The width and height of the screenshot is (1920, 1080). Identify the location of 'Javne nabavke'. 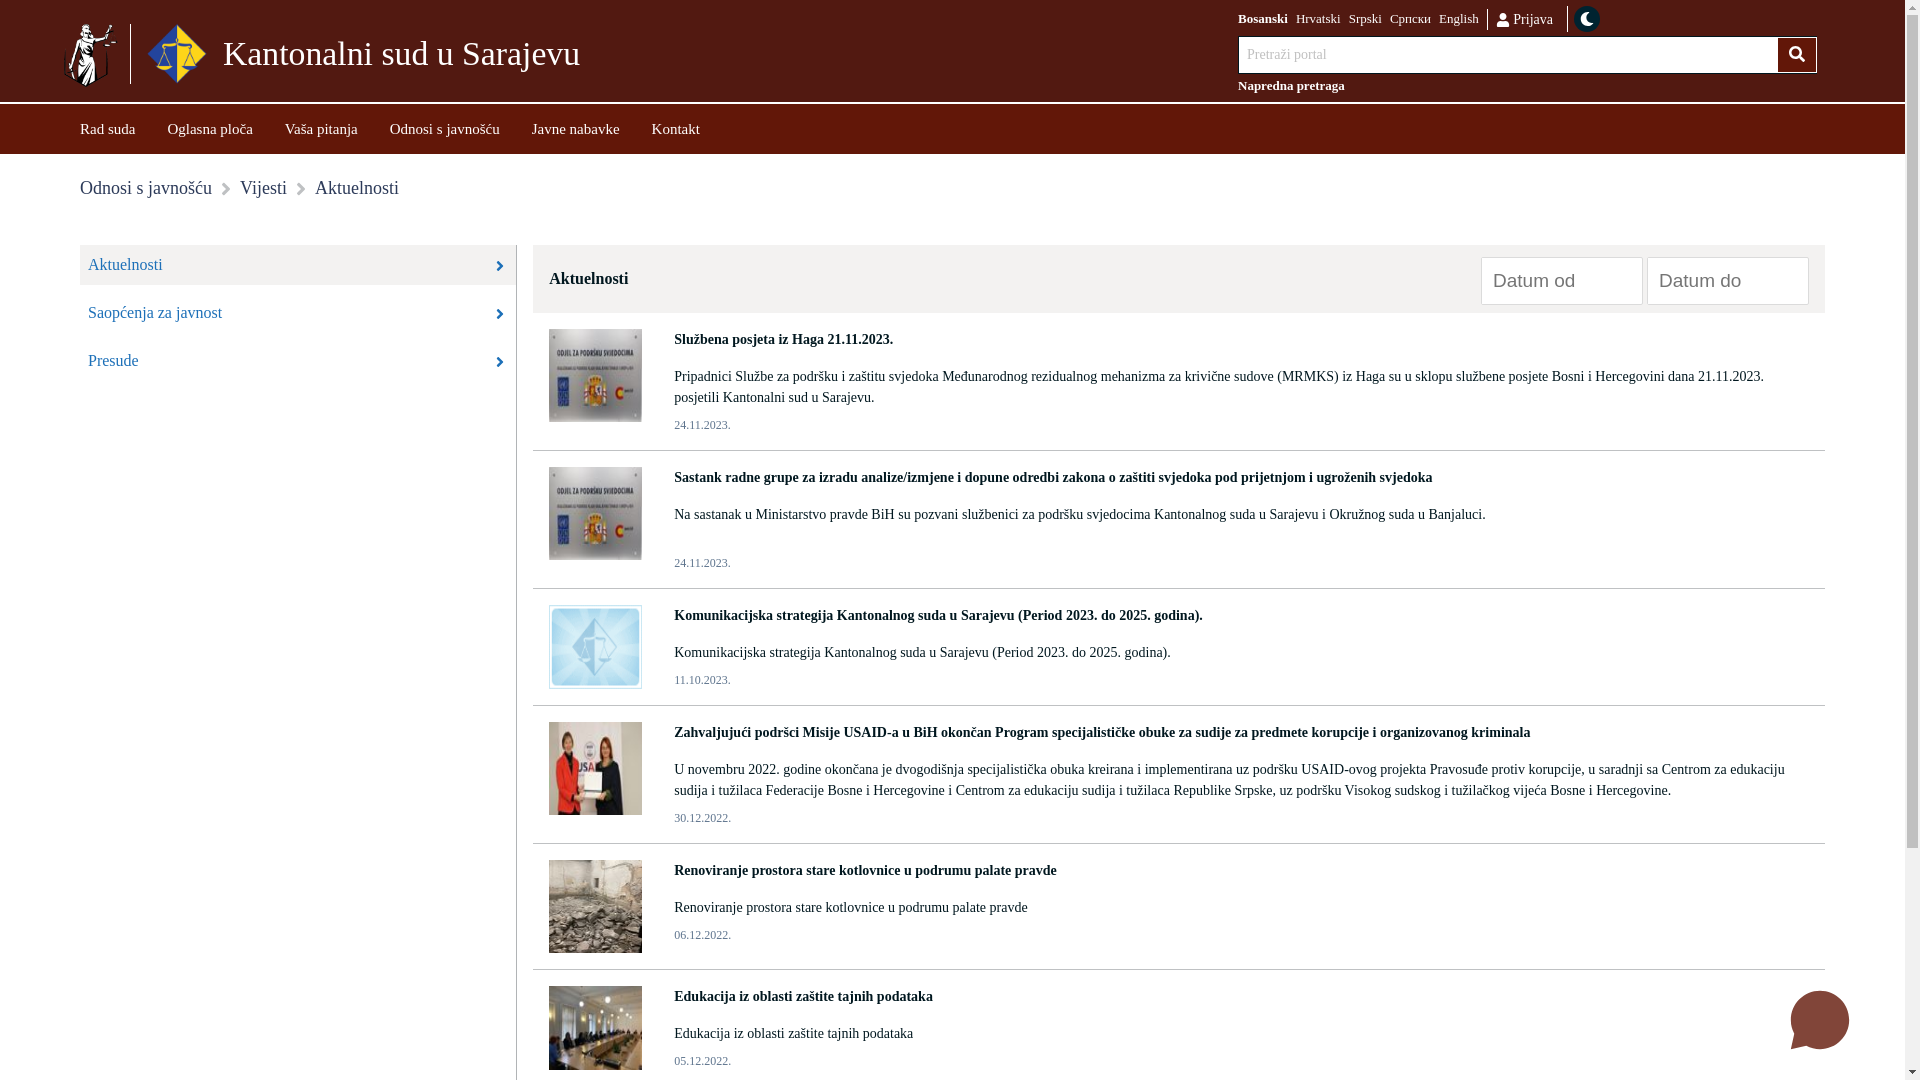
(575, 128).